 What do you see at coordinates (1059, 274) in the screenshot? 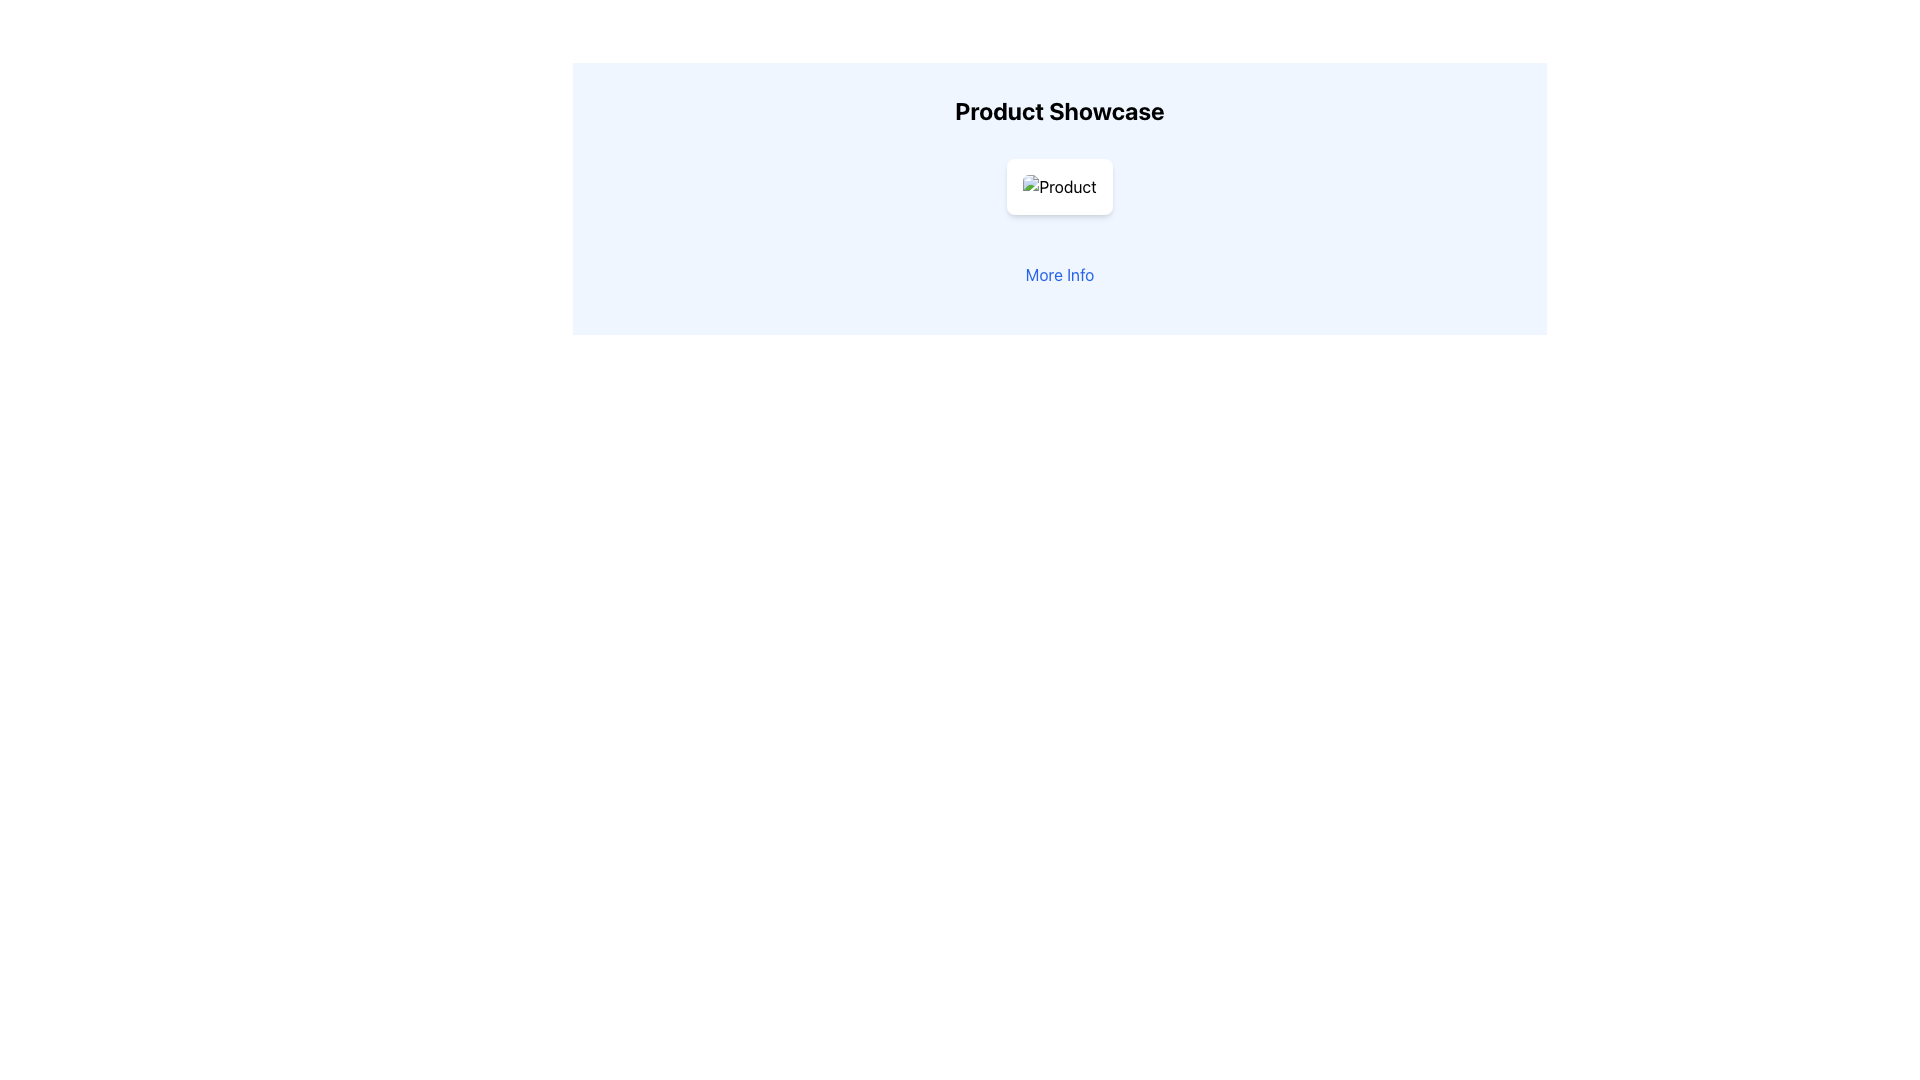
I see `the hyperlink located directly under the 'Product' label image` at bounding box center [1059, 274].